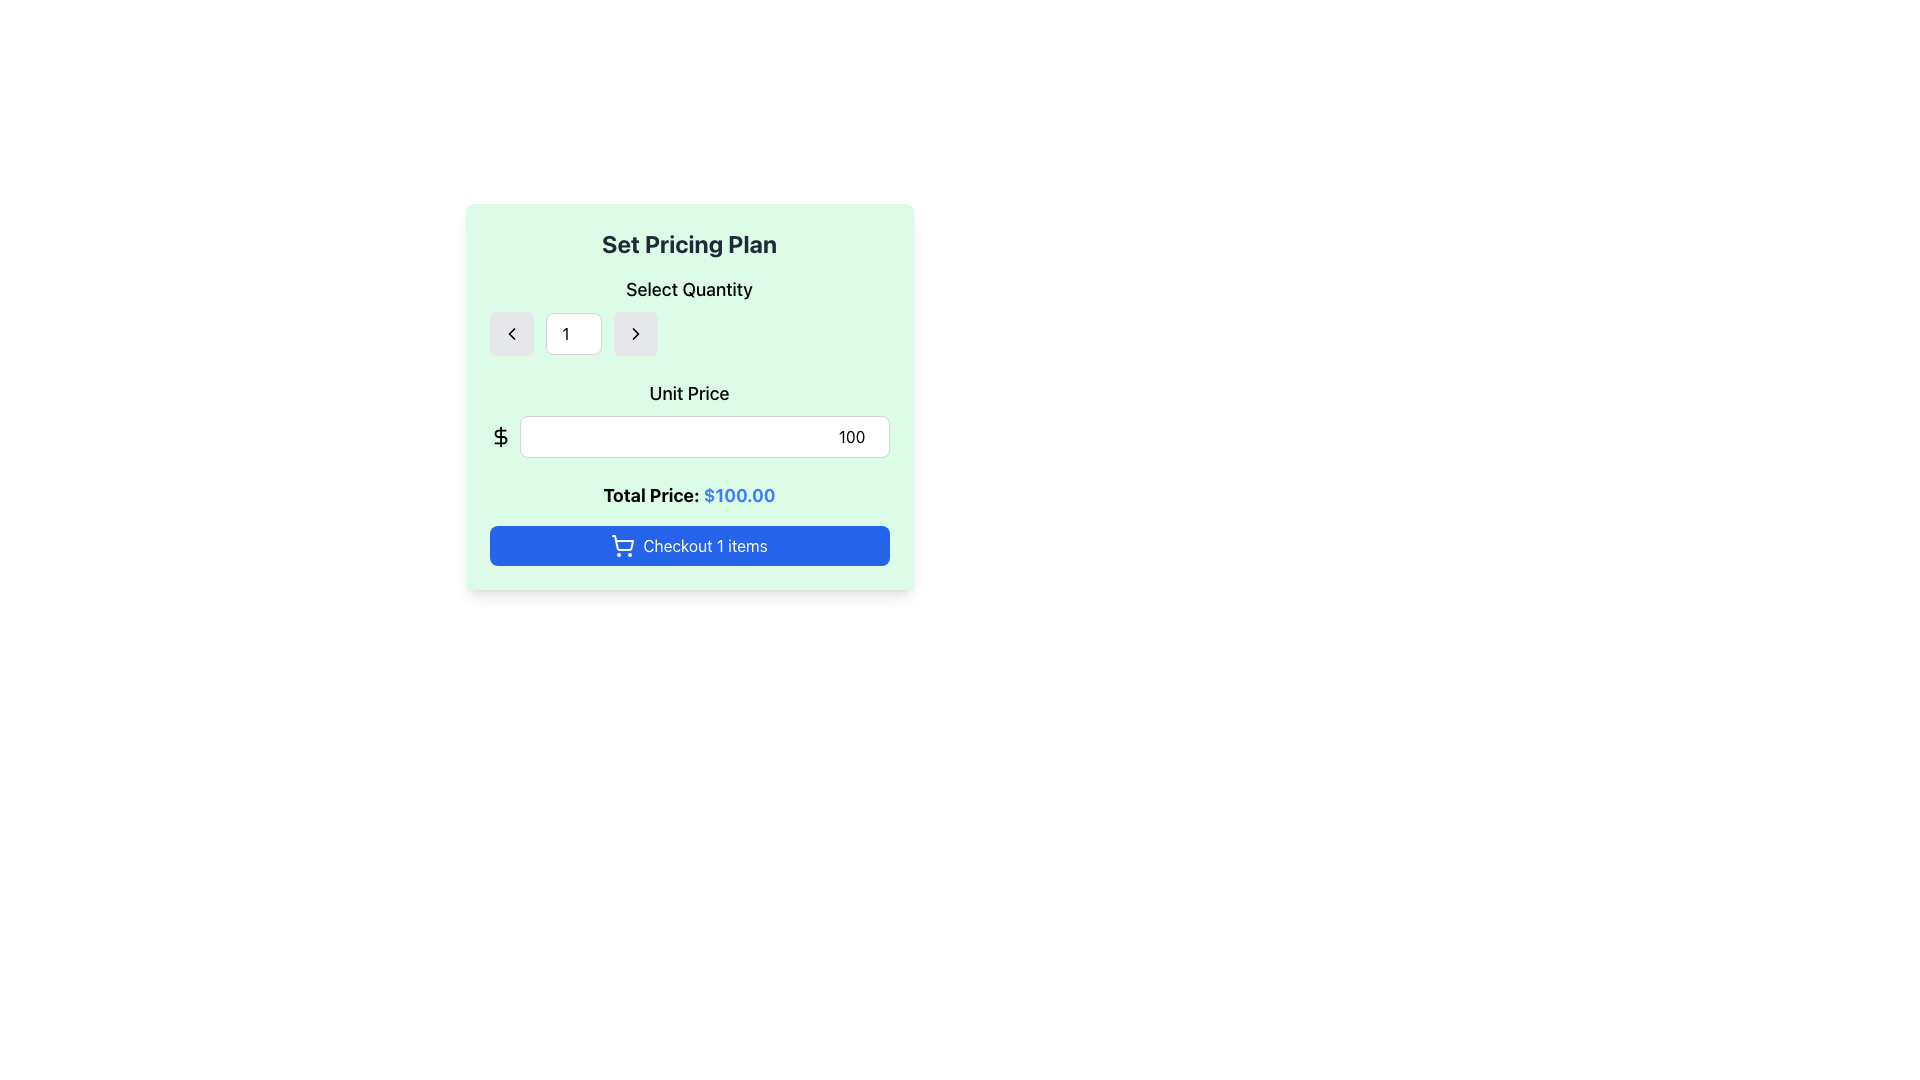 The height and width of the screenshot is (1080, 1920). What do you see at coordinates (511, 333) in the screenshot?
I see `the left-pointing arrow icon within the first button under the 'Select Quantity' label in the 'Set Pricing Plan' interface` at bounding box center [511, 333].